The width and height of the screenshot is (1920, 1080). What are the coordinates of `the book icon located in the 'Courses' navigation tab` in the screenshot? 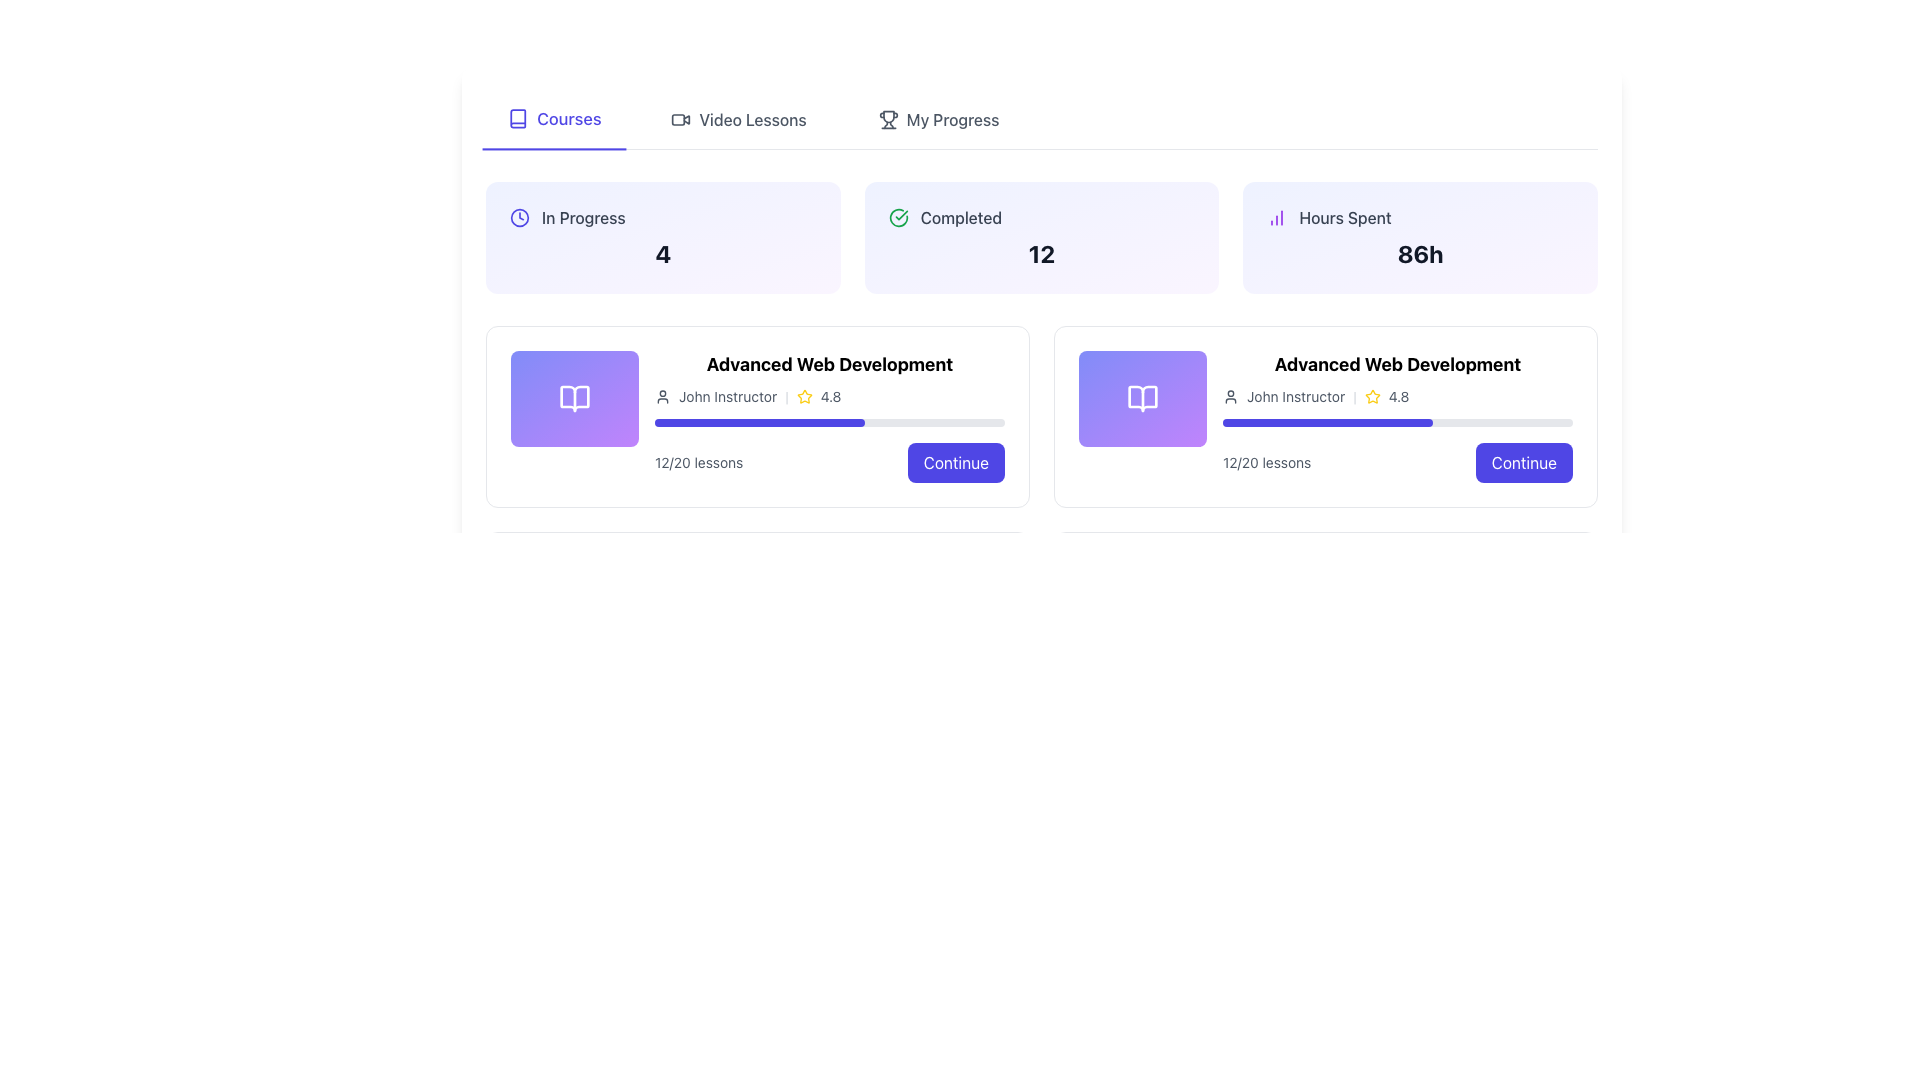 It's located at (518, 118).